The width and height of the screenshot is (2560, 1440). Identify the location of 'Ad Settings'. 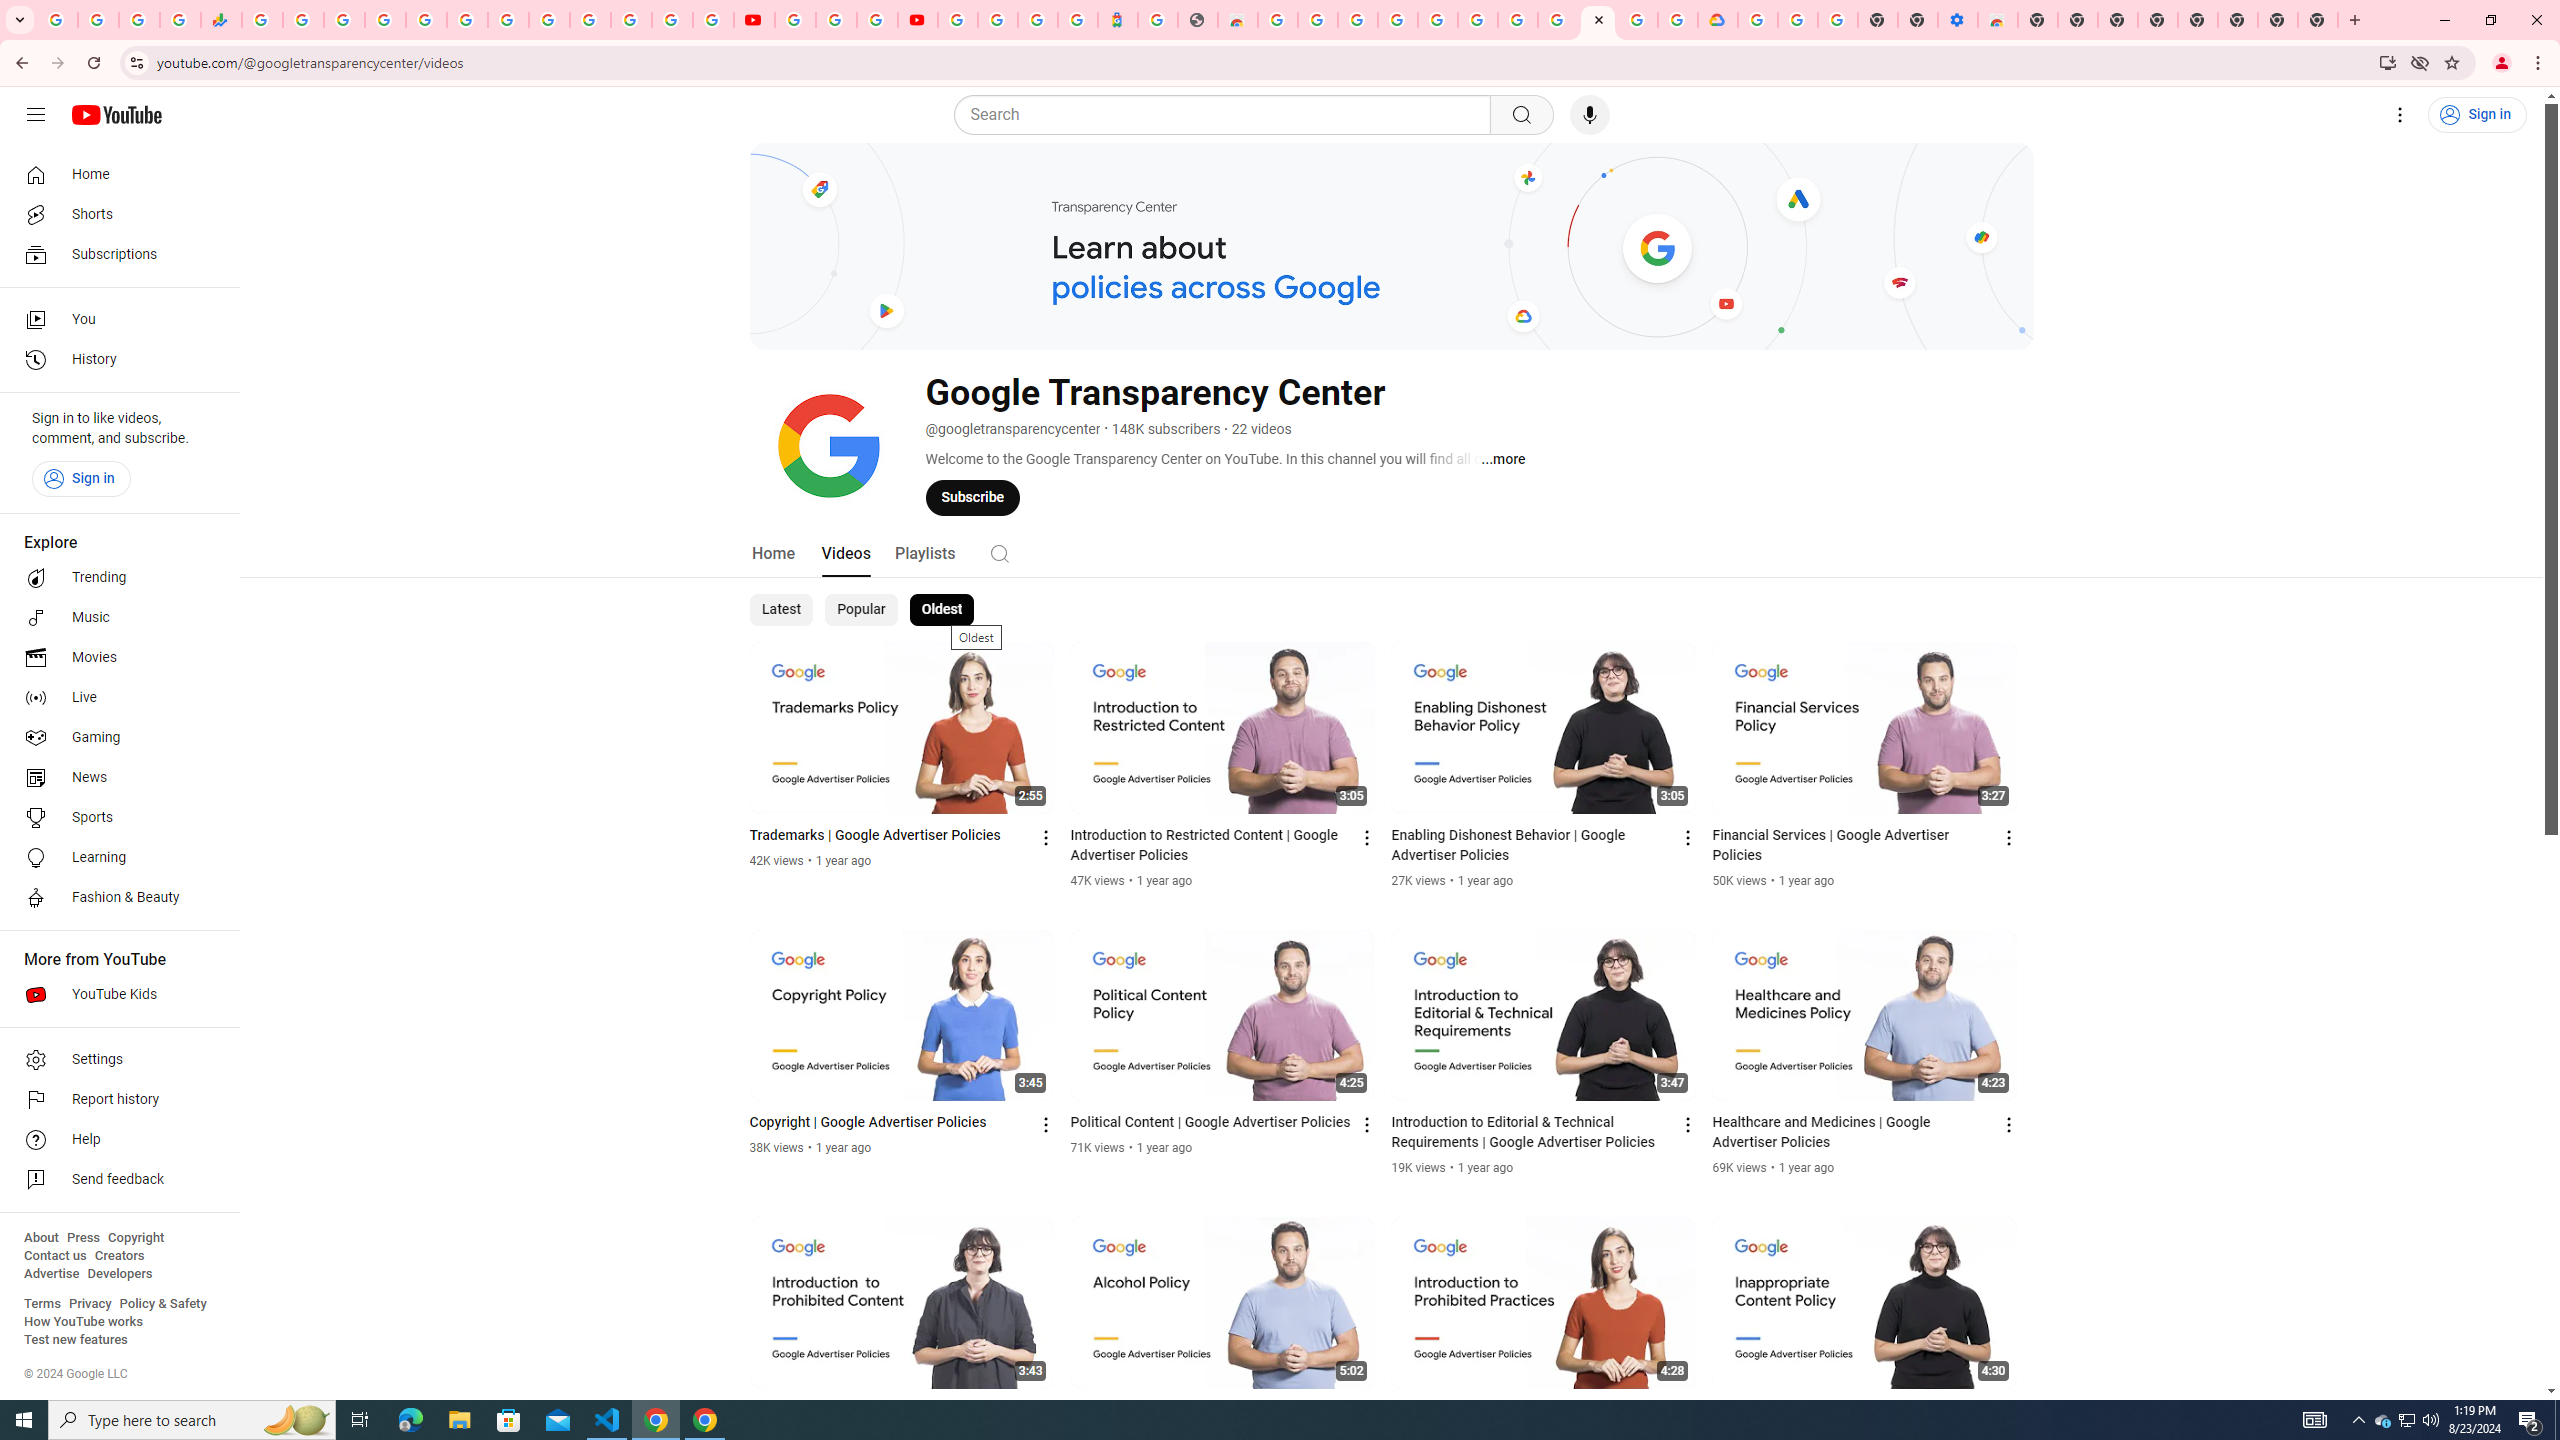
(1397, 19).